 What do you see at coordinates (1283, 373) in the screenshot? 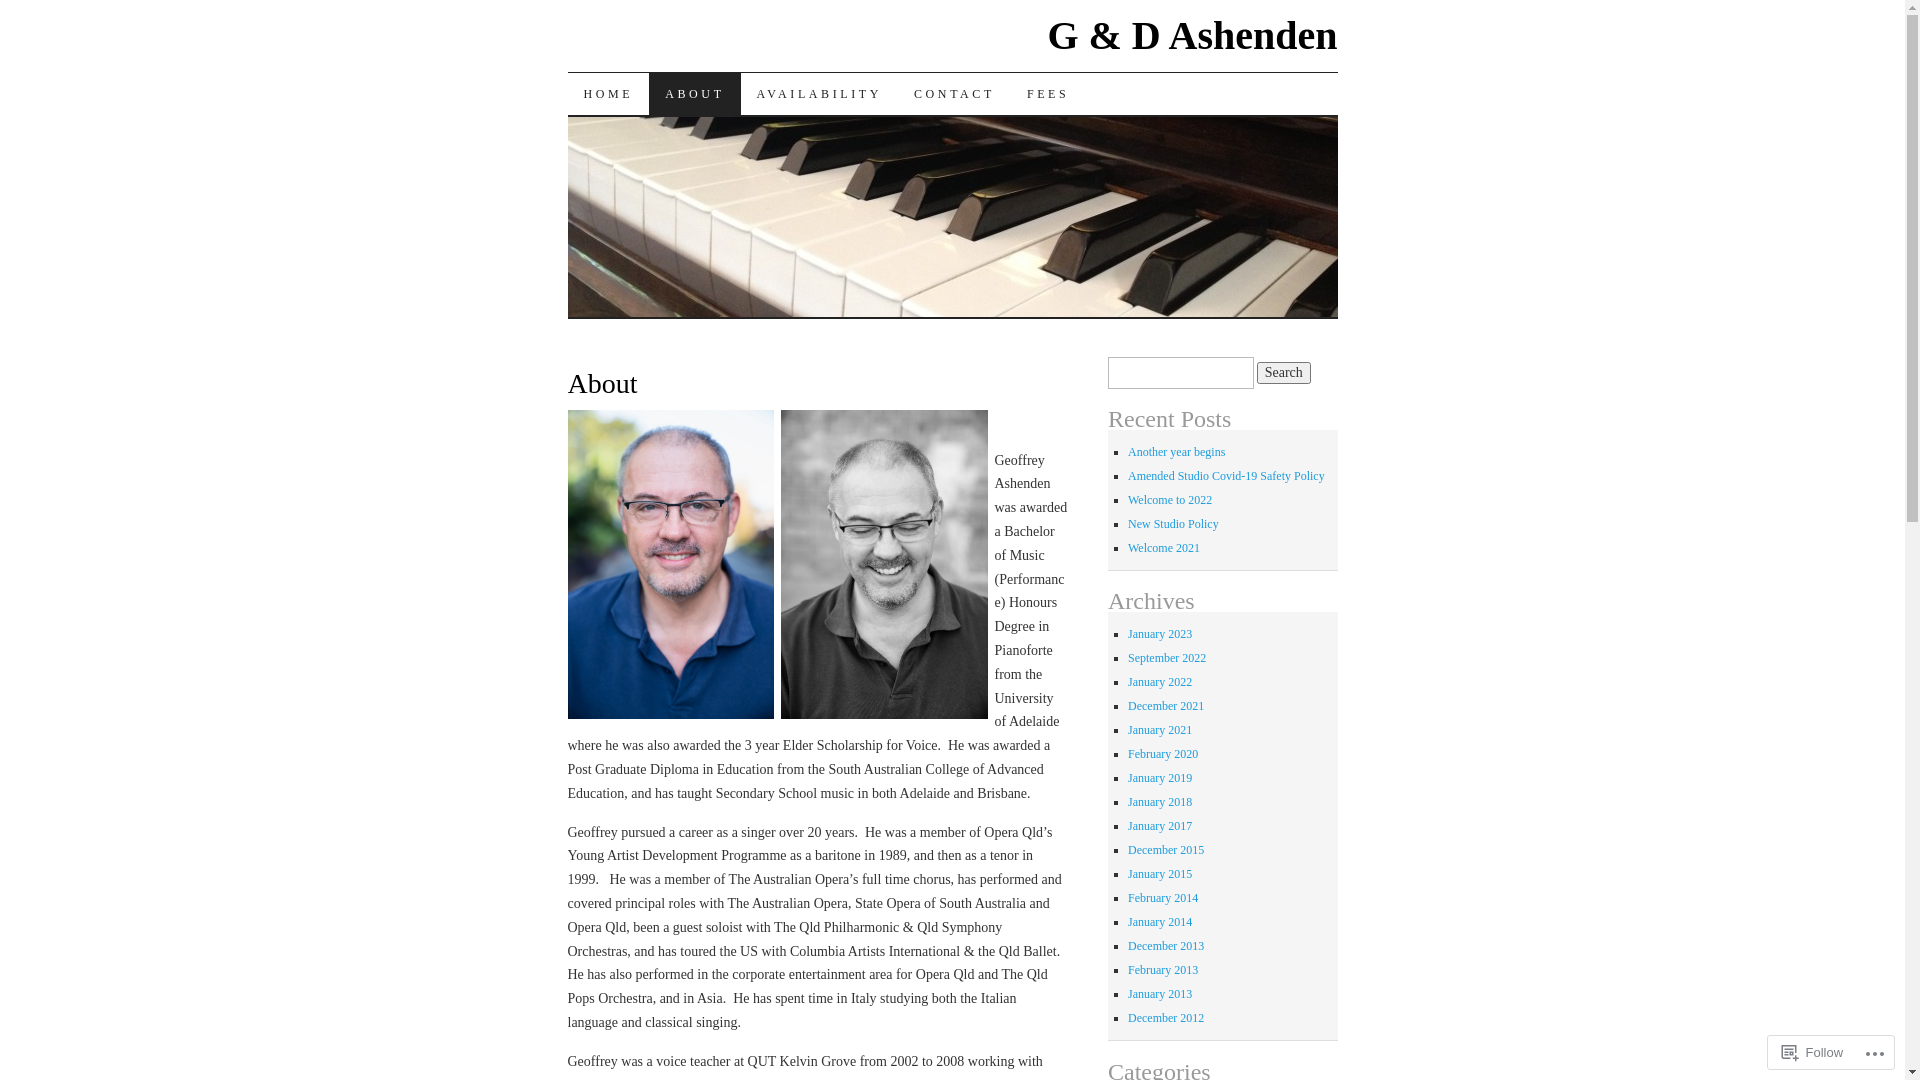
I see `'Search'` at bounding box center [1283, 373].